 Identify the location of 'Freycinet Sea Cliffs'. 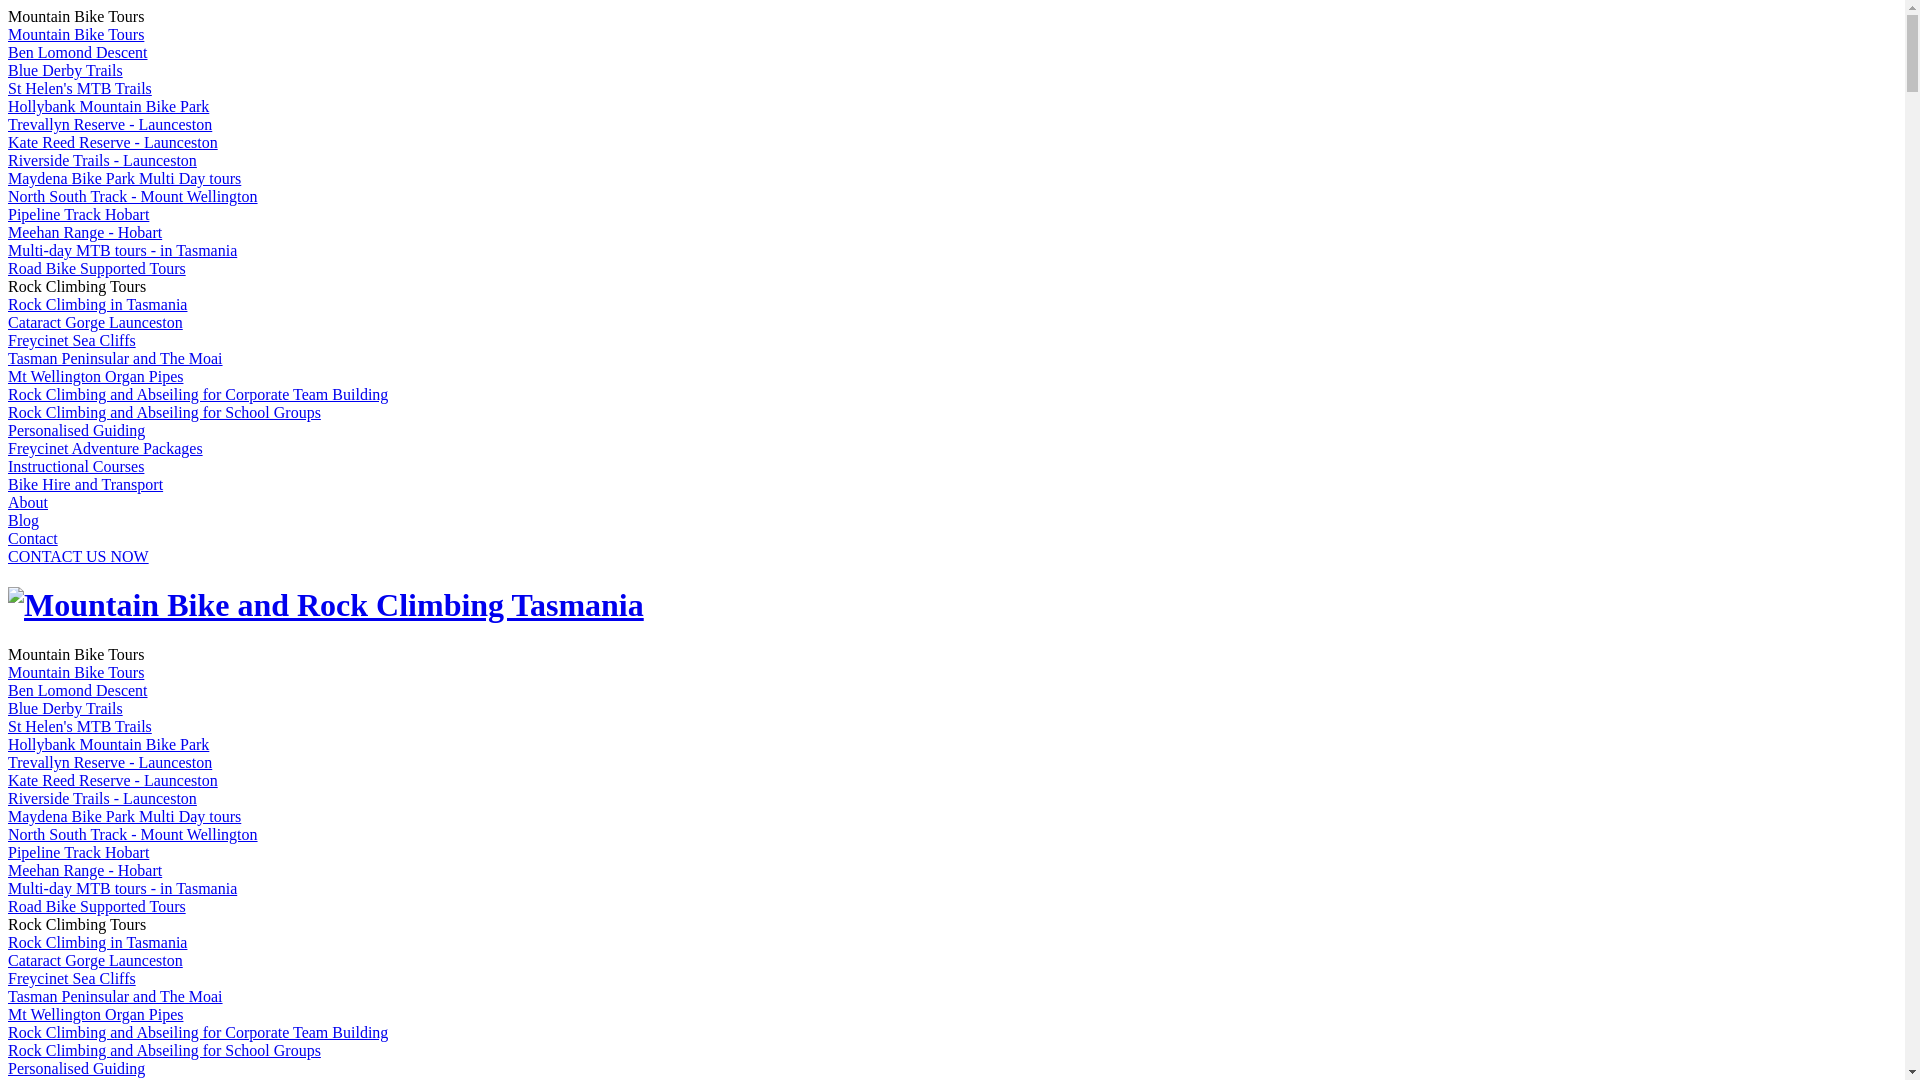
(72, 977).